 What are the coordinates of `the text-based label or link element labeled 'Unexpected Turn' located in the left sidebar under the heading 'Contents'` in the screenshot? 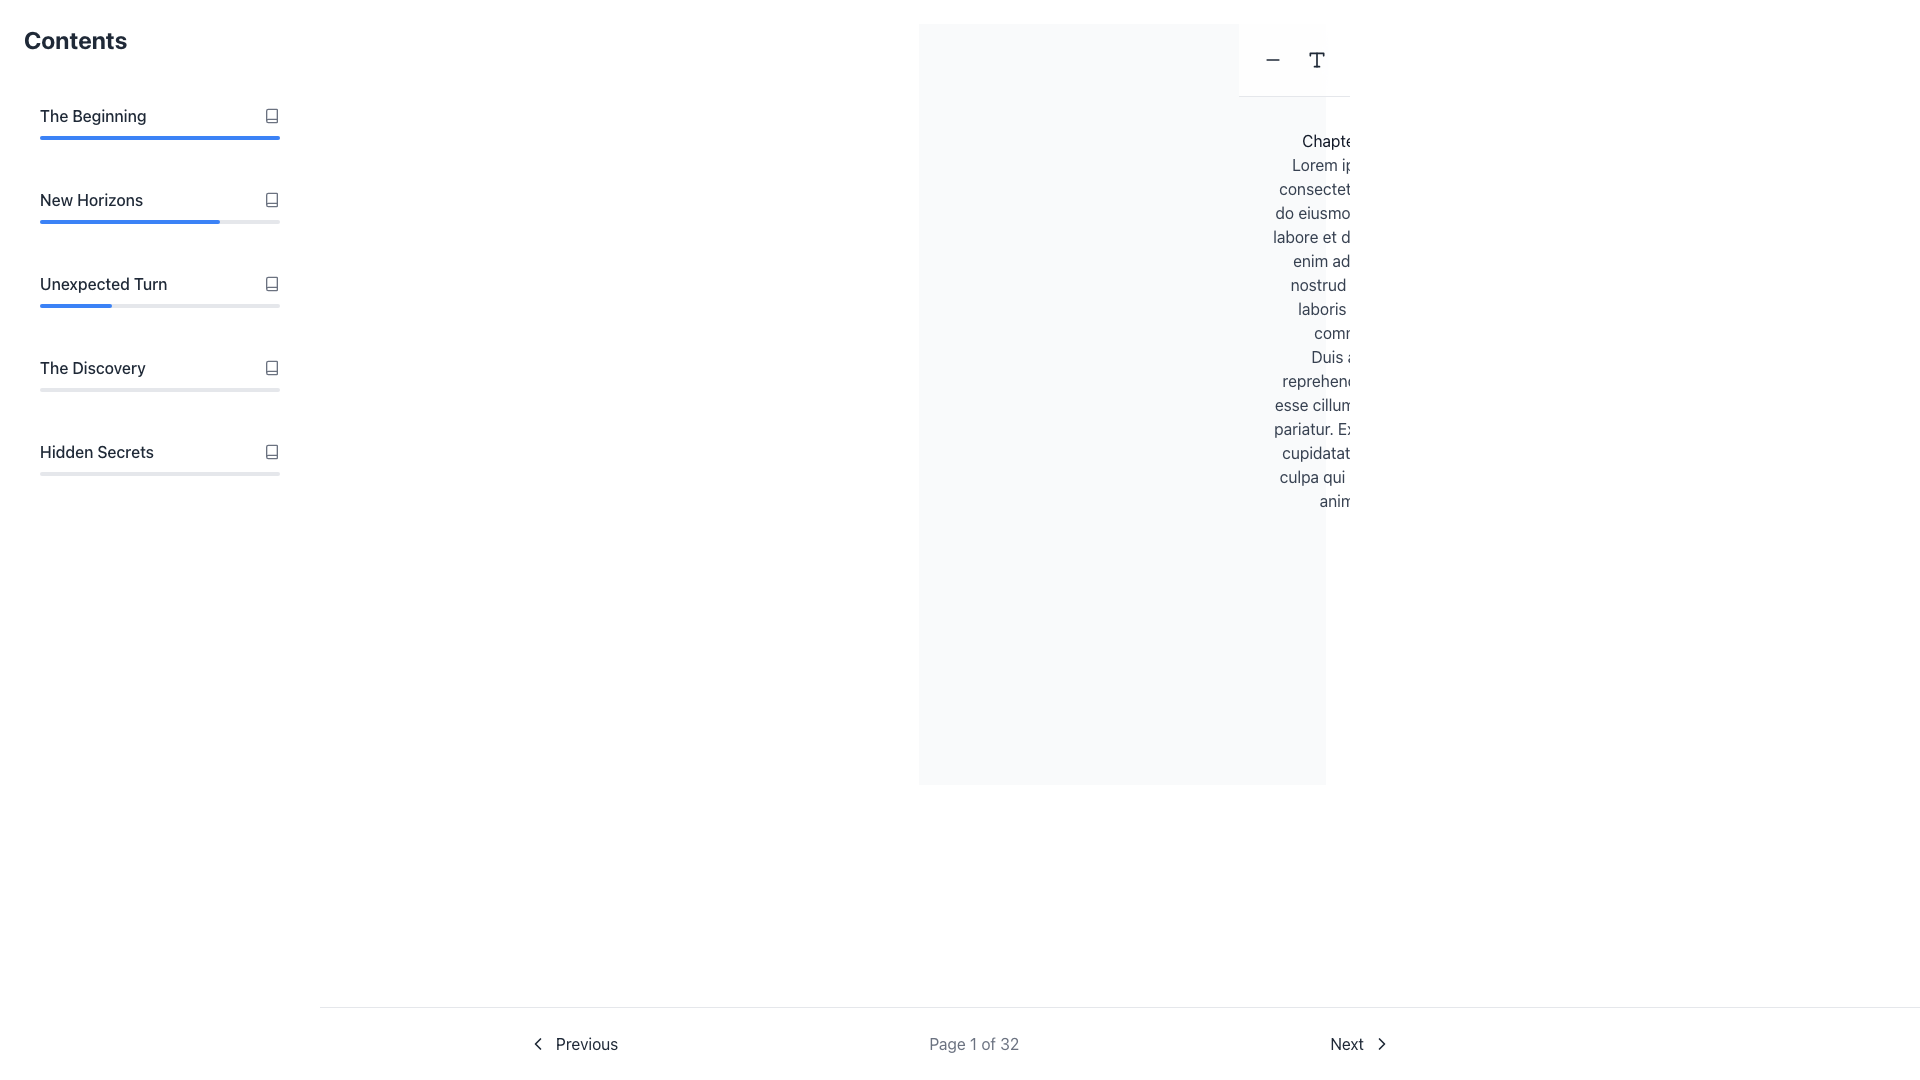 It's located at (158, 284).